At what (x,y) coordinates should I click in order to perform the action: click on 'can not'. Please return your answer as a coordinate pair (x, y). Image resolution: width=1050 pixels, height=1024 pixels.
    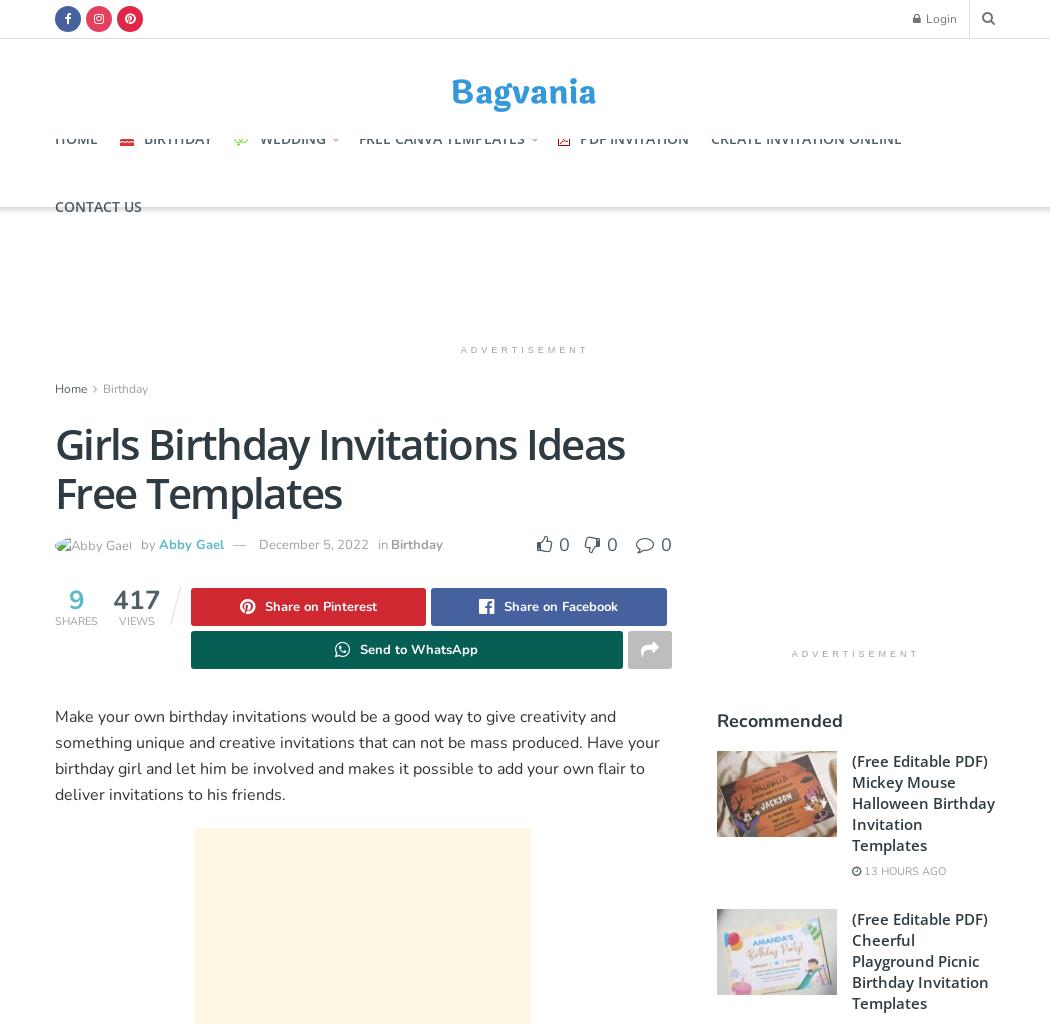
    Looking at the image, I should click on (417, 742).